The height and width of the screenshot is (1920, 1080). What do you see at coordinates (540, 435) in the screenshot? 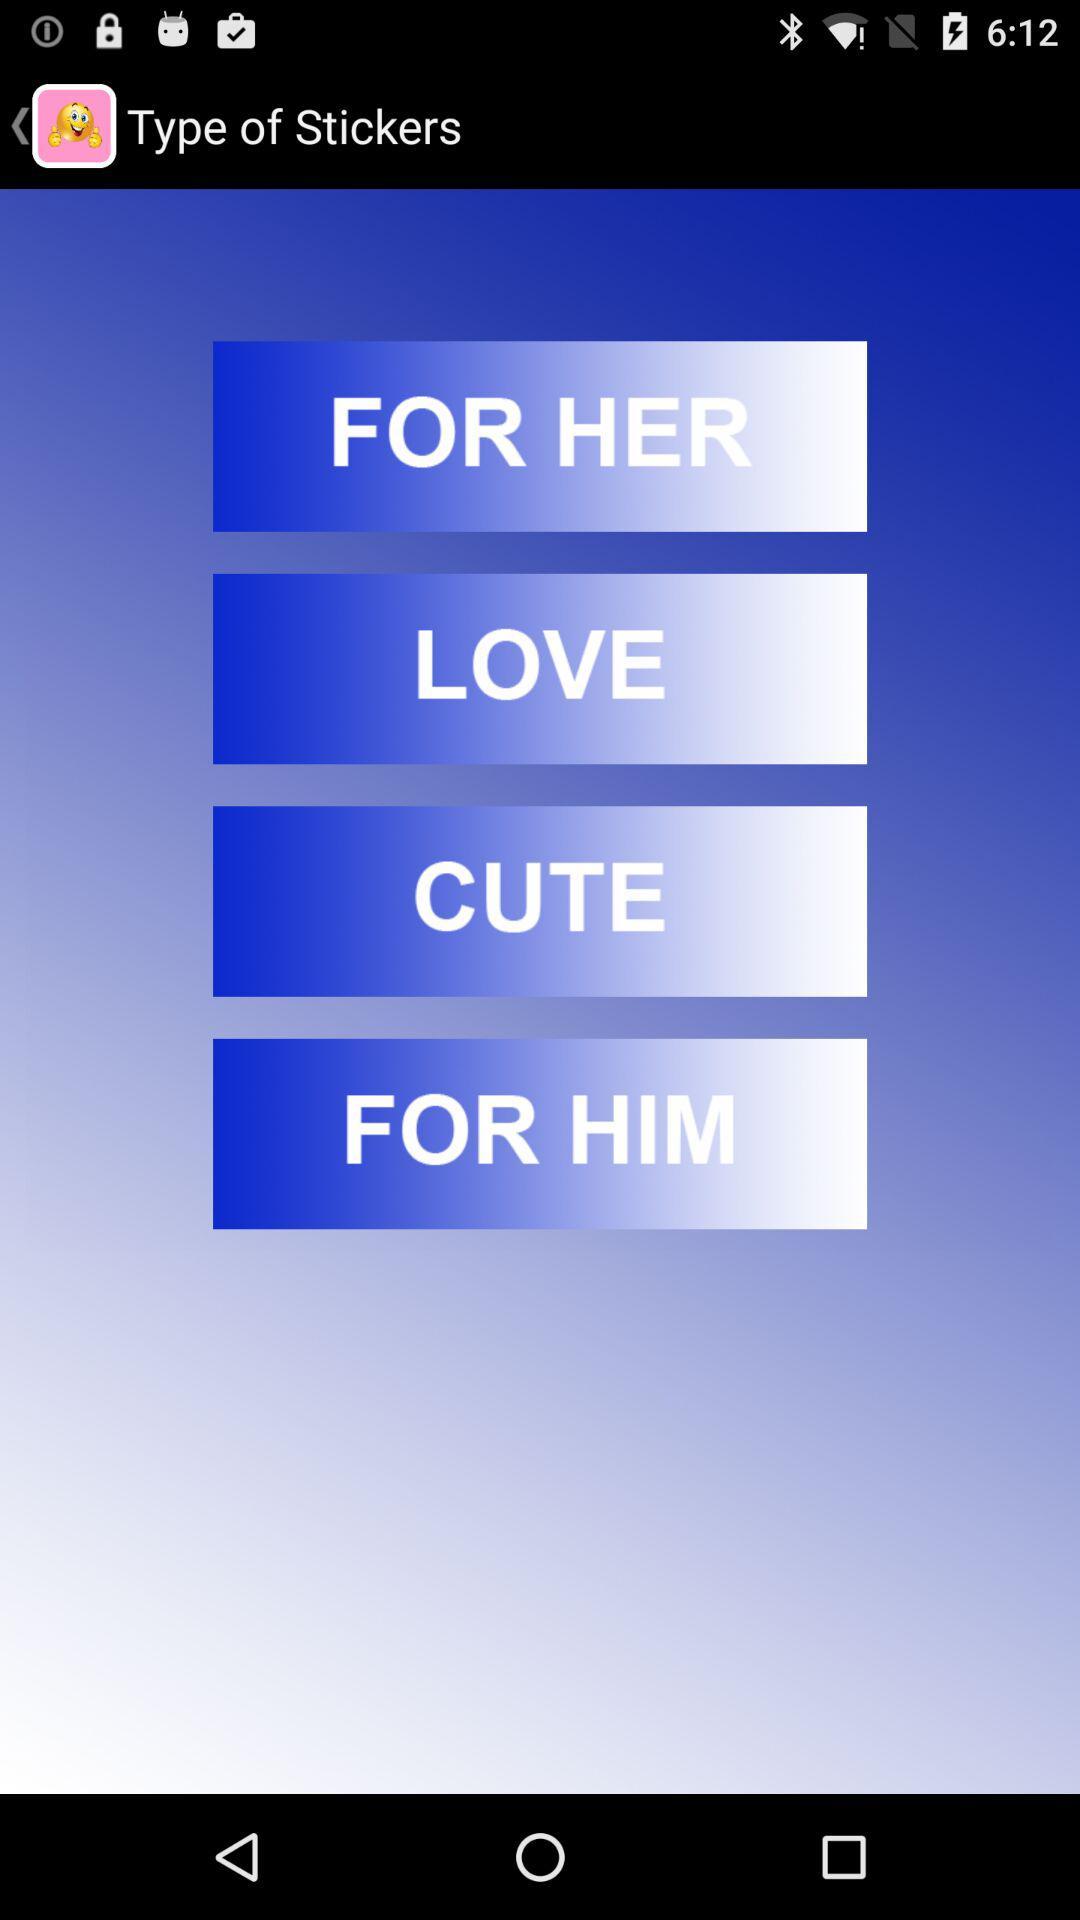
I see `expand option` at bounding box center [540, 435].